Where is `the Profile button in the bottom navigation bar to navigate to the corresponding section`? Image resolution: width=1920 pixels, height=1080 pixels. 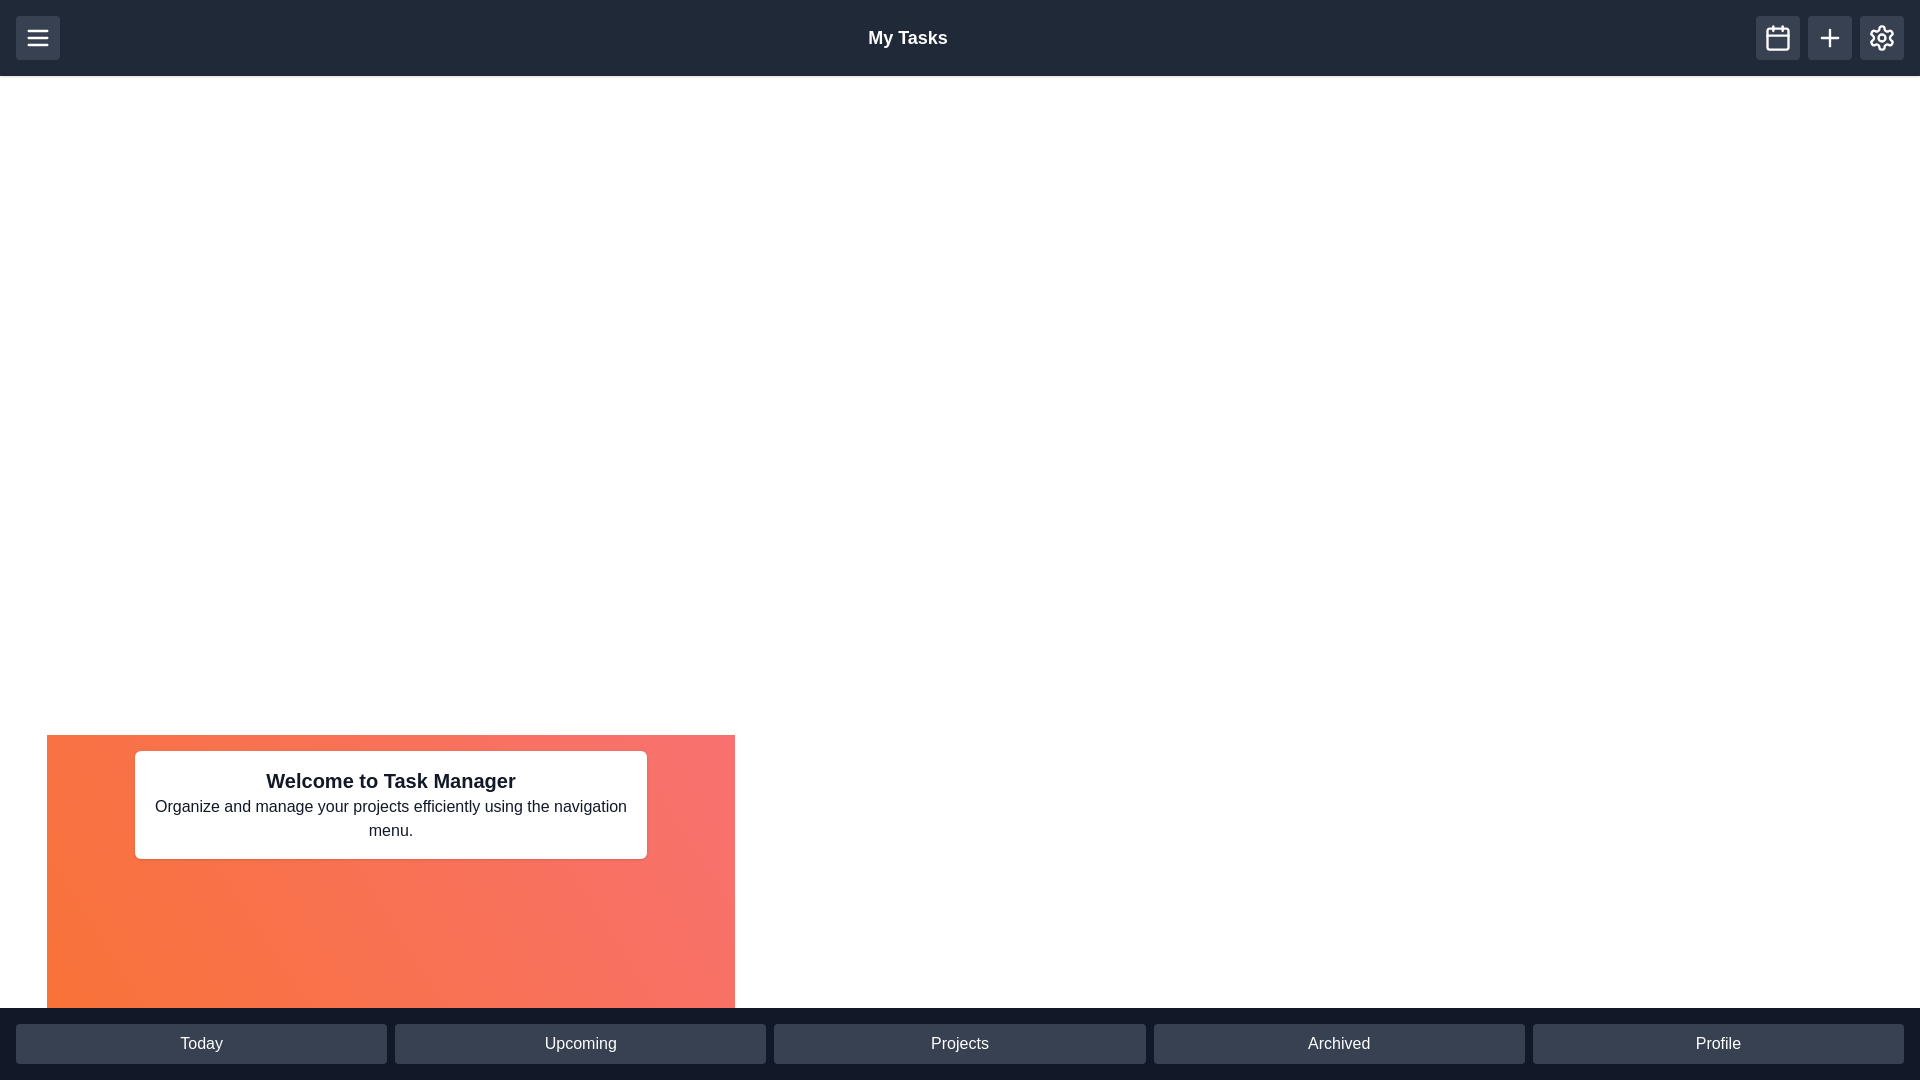 the Profile button in the bottom navigation bar to navigate to the corresponding section is located at coordinates (1717, 1043).